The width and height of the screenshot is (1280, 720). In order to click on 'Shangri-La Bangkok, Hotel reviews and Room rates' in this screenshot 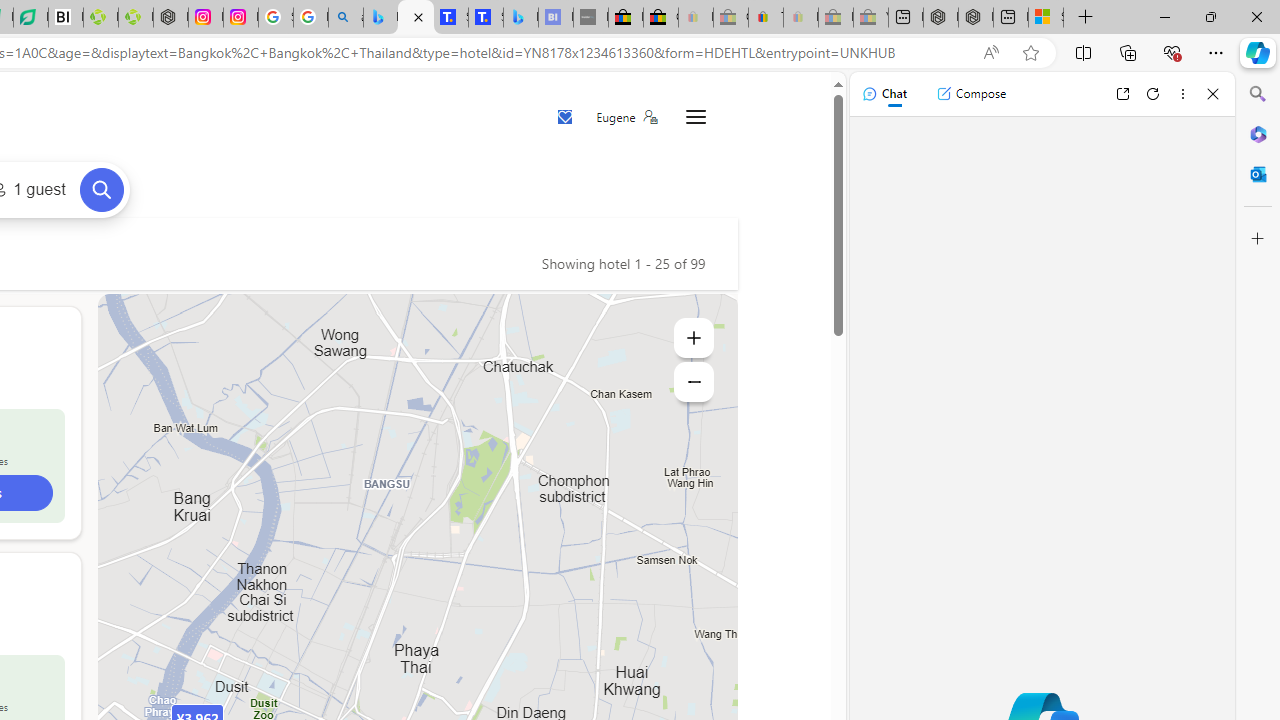, I will do `click(485, 17)`.